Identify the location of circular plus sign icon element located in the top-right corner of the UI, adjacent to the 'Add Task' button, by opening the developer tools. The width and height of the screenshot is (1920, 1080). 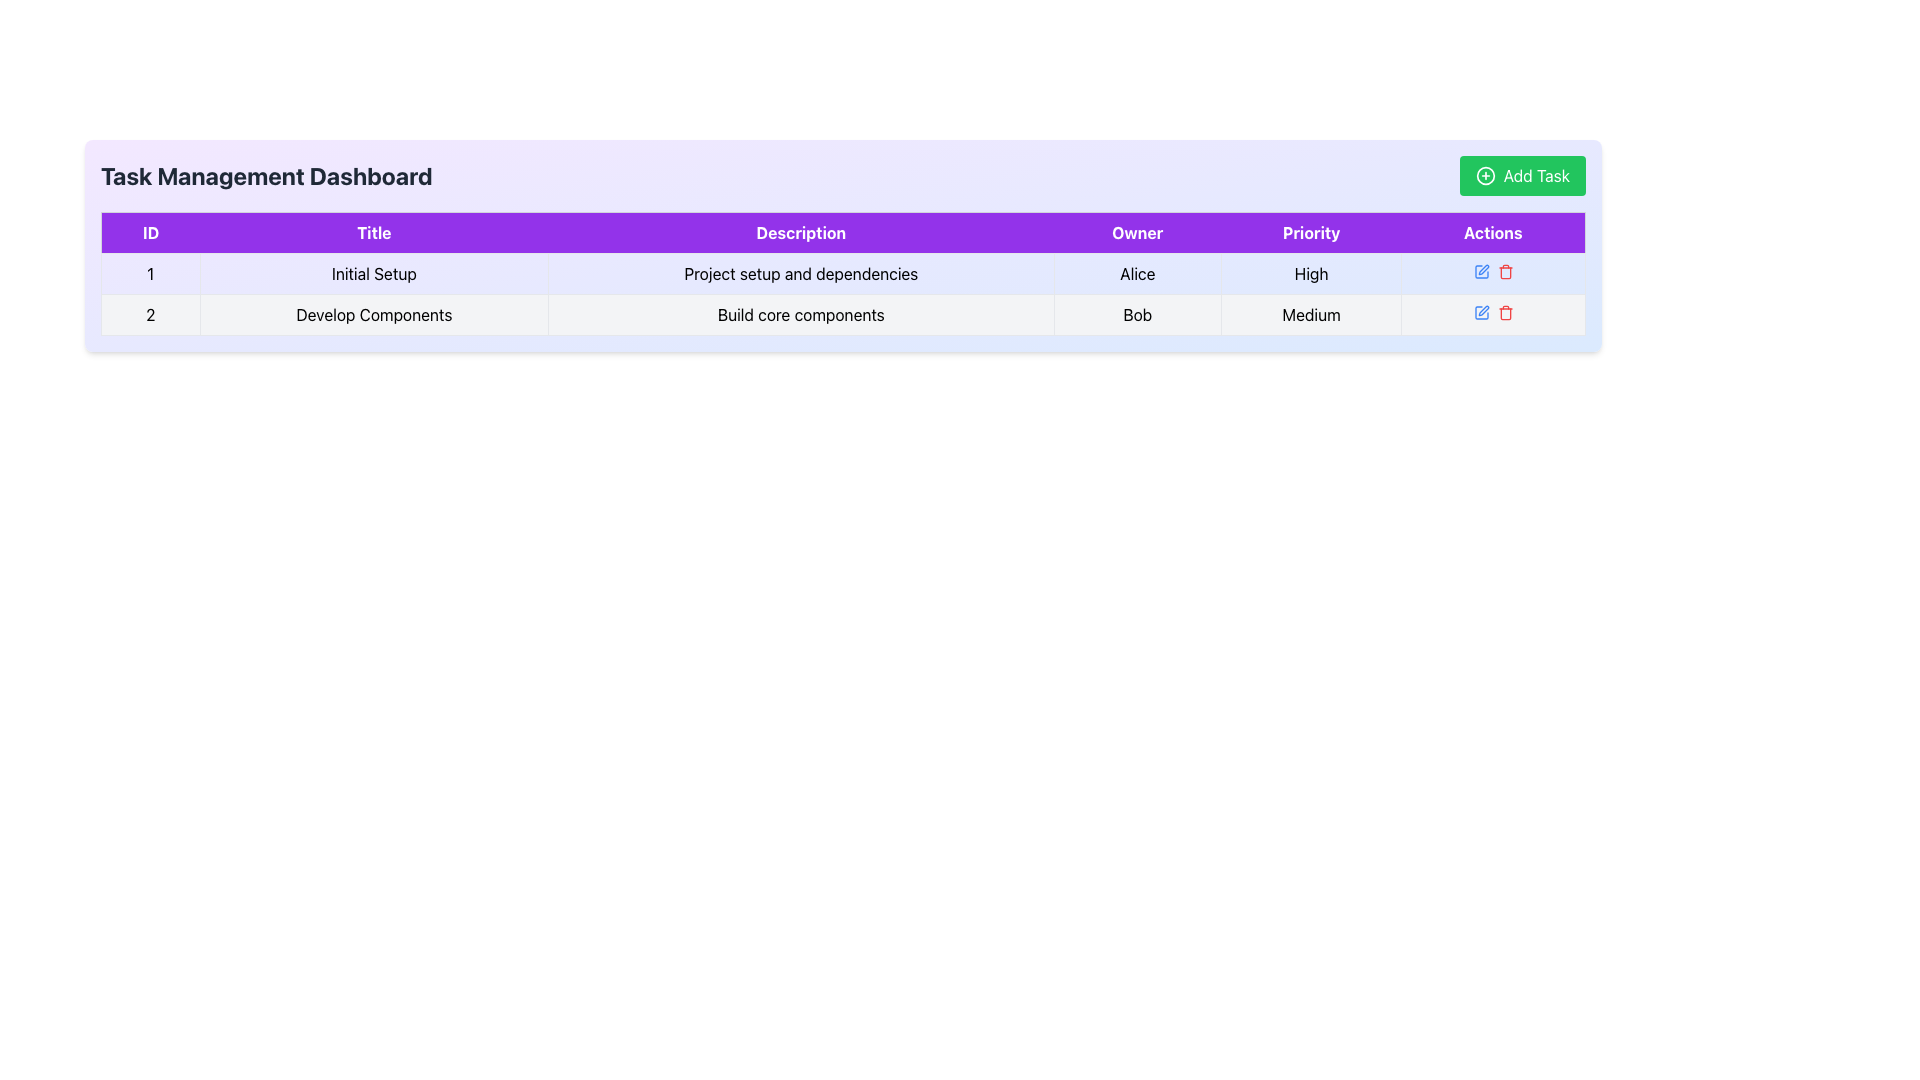
(1485, 175).